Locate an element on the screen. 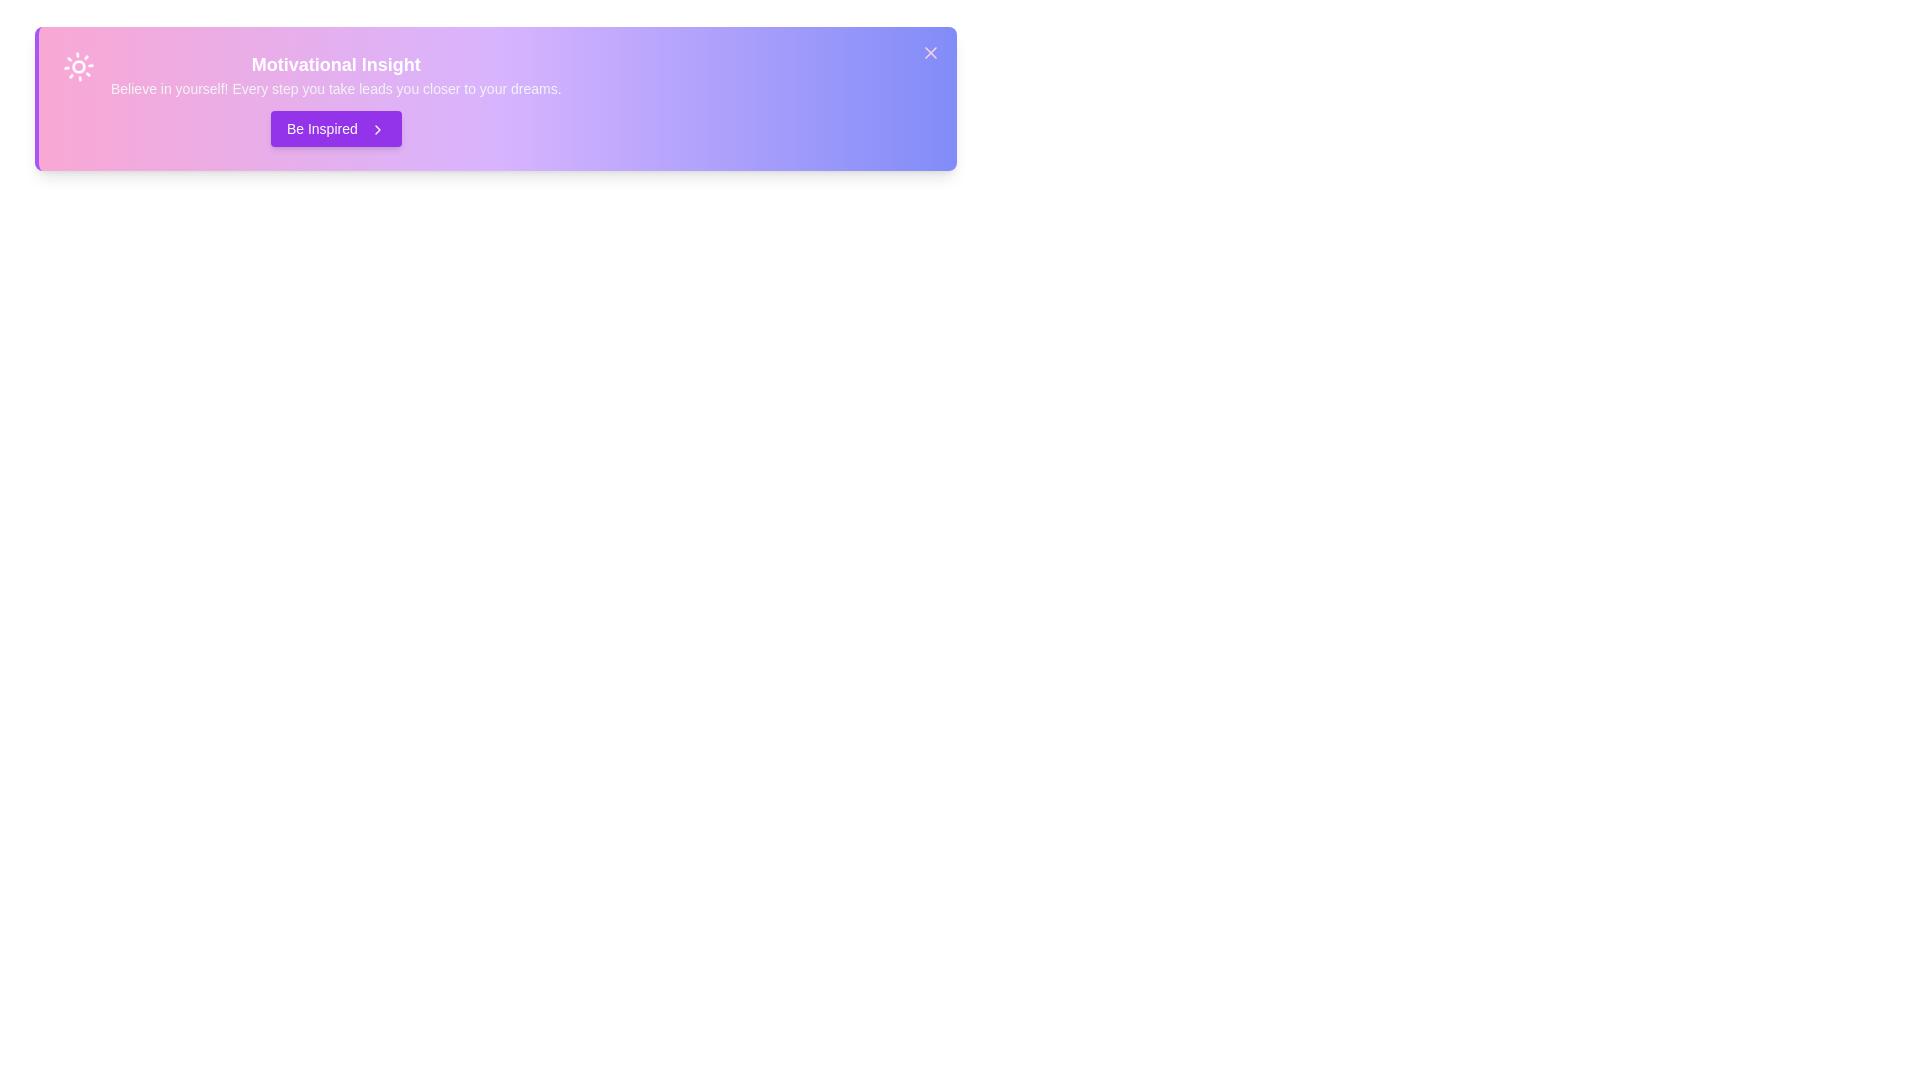  'Be Inspired' button to trigger the motivational message is located at coordinates (336, 128).